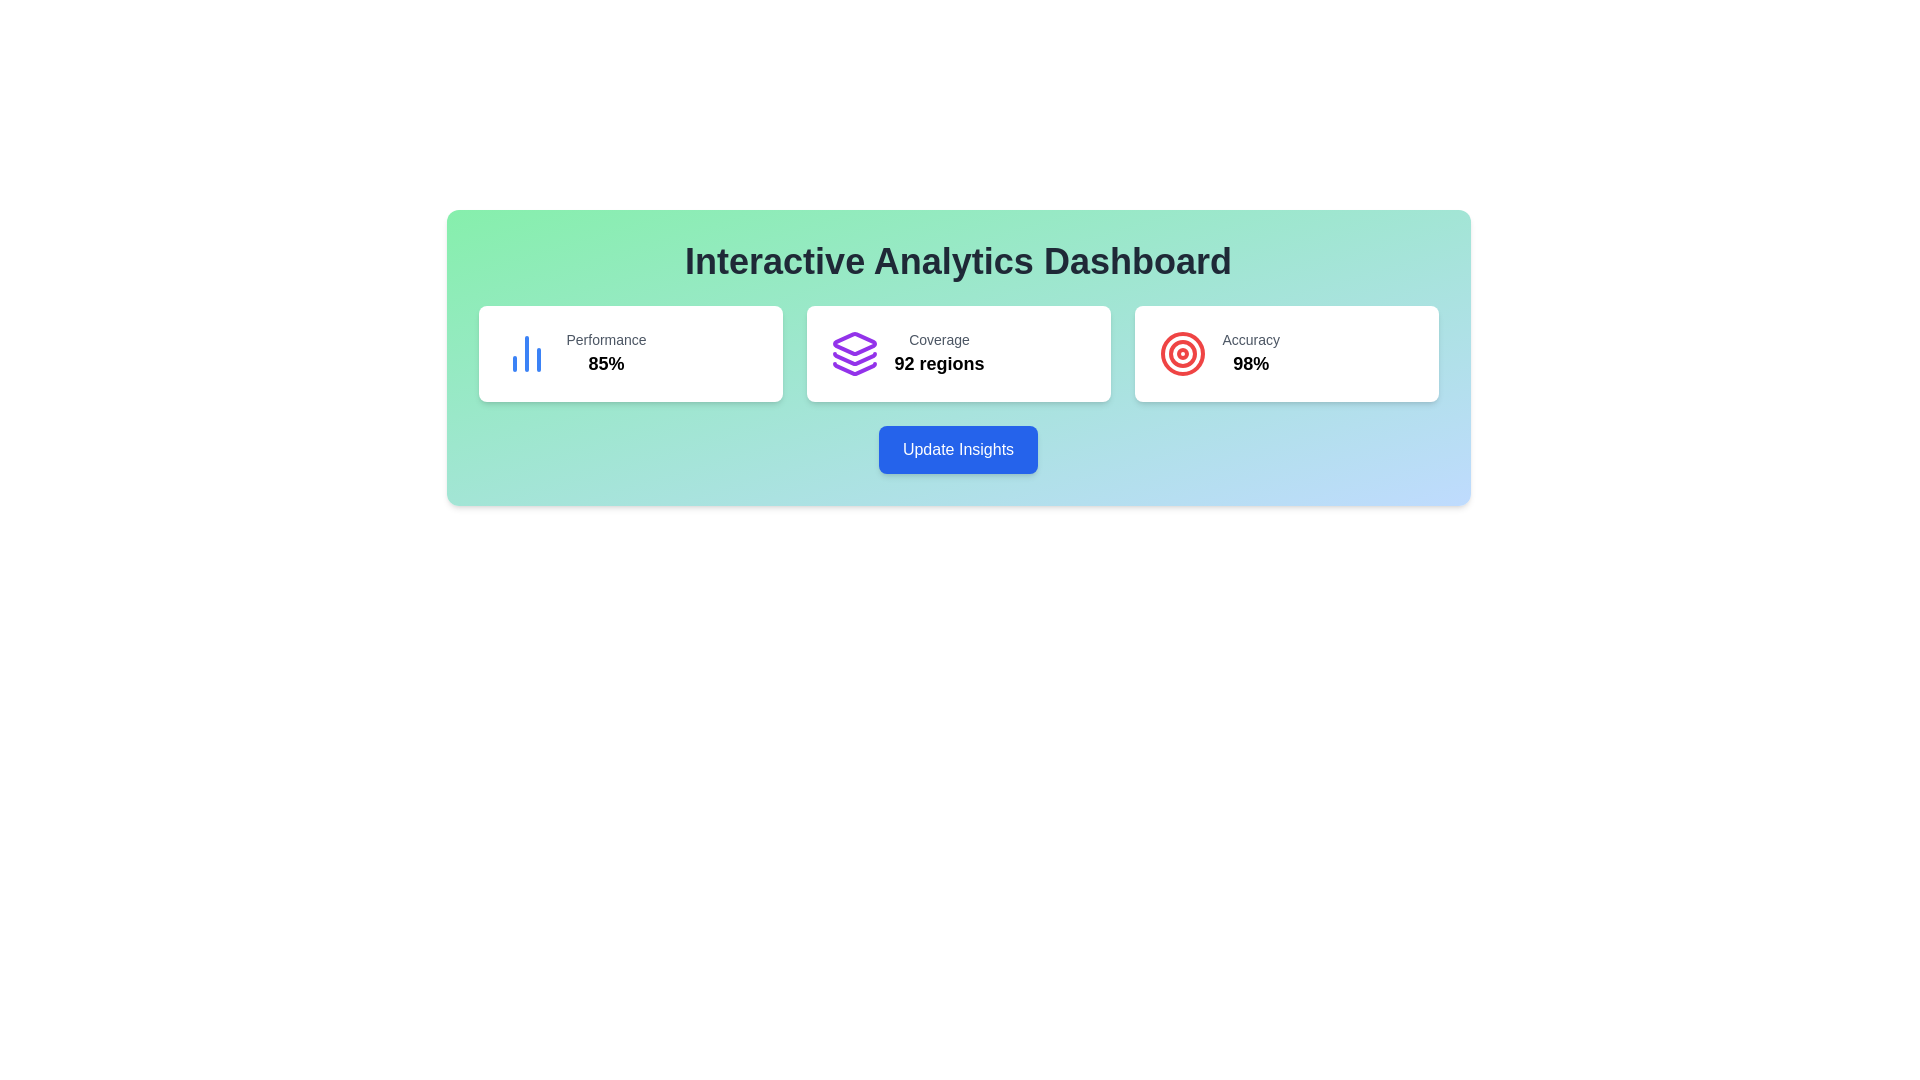 Image resolution: width=1920 pixels, height=1080 pixels. What do you see at coordinates (854, 353) in the screenshot?
I see `the stack icon representing coverage, which is centrally placed in the second card of the 'Interactive Analytics Dashboard' layout, to associate it with the coverage context` at bounding box center [854, 353].